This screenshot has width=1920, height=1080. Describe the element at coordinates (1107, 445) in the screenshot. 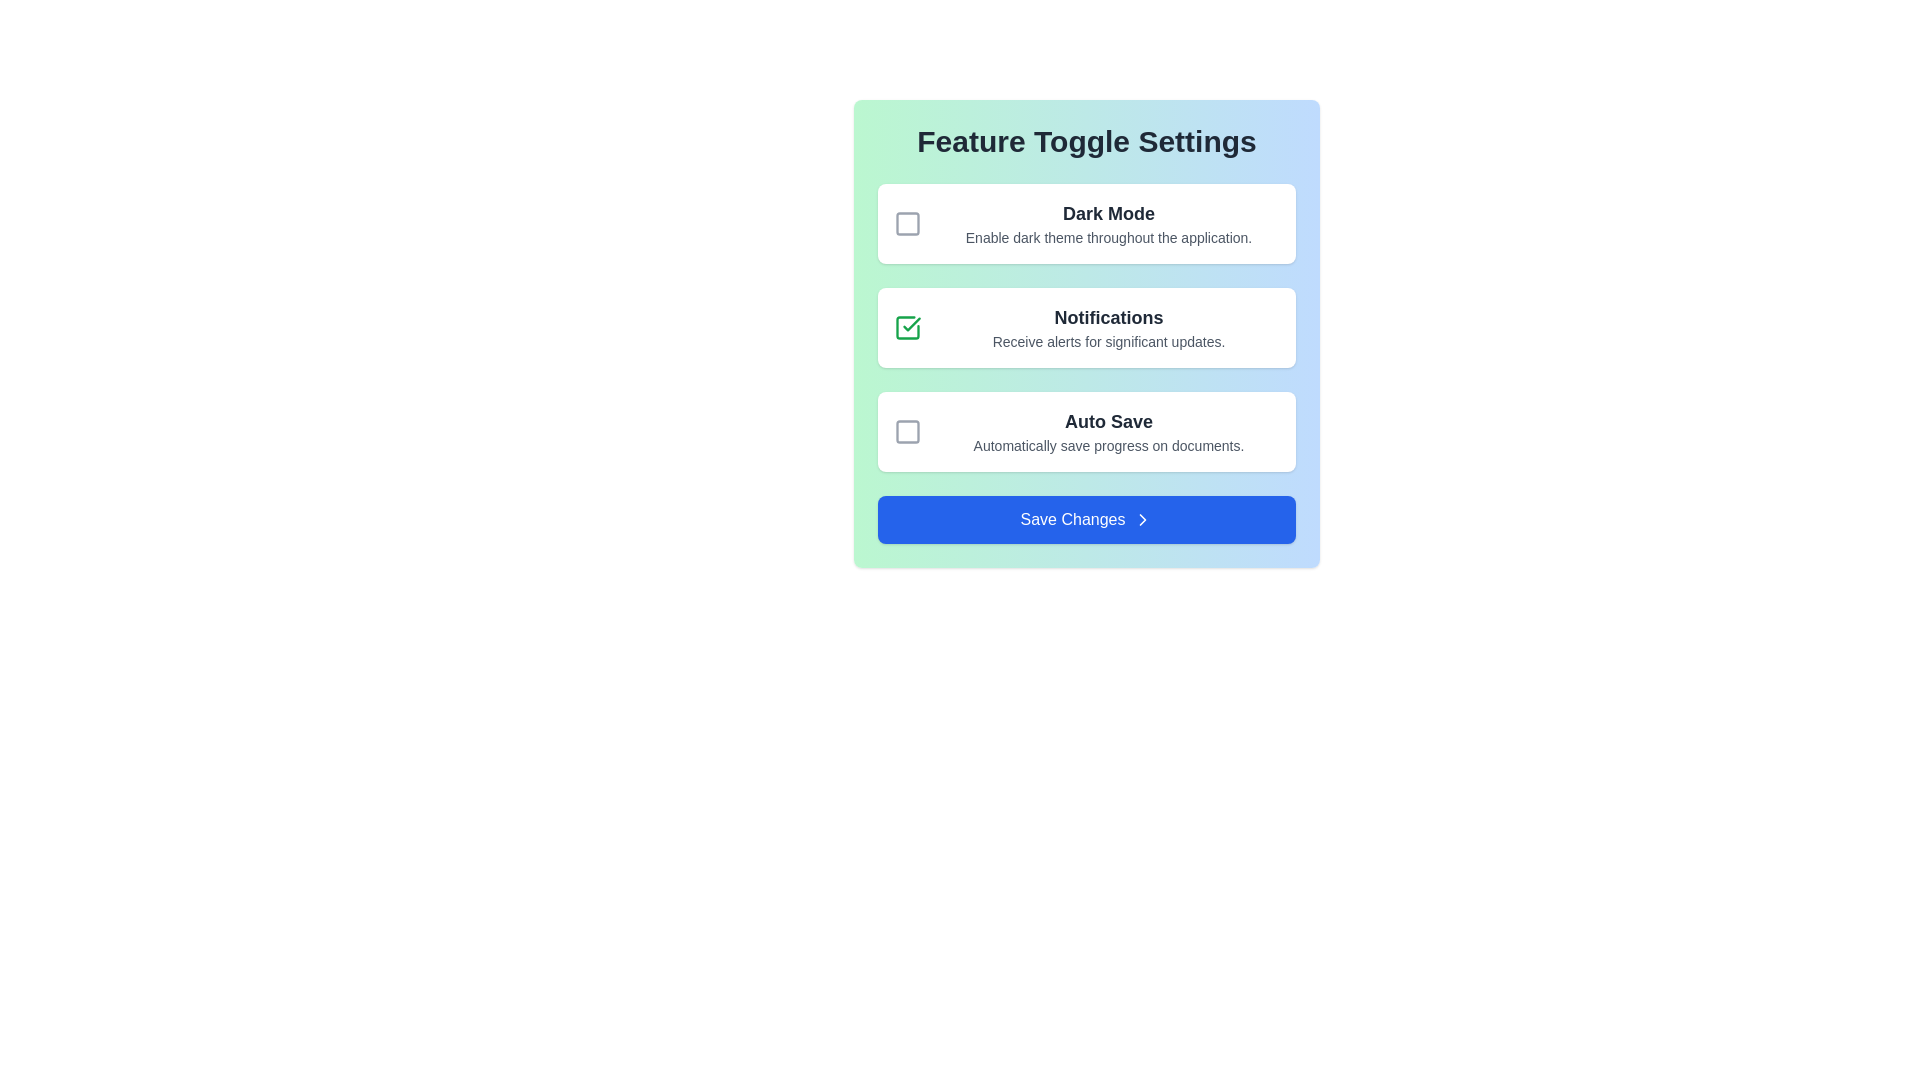

I see `the Text label that describes the 'Auto Save' feature in the settings panel, located below the 'Auto Save' heading` at that location.